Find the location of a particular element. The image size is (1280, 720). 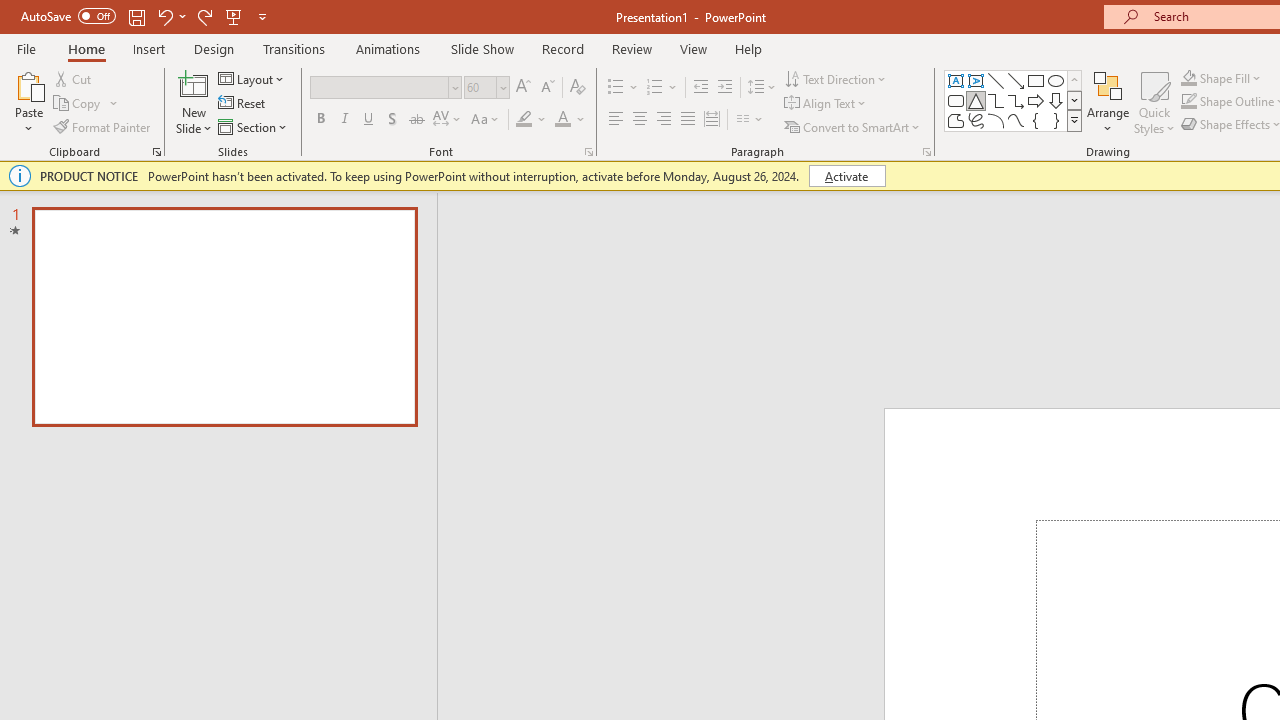

'Line Arrow' is located at coordinates (1016, 80).